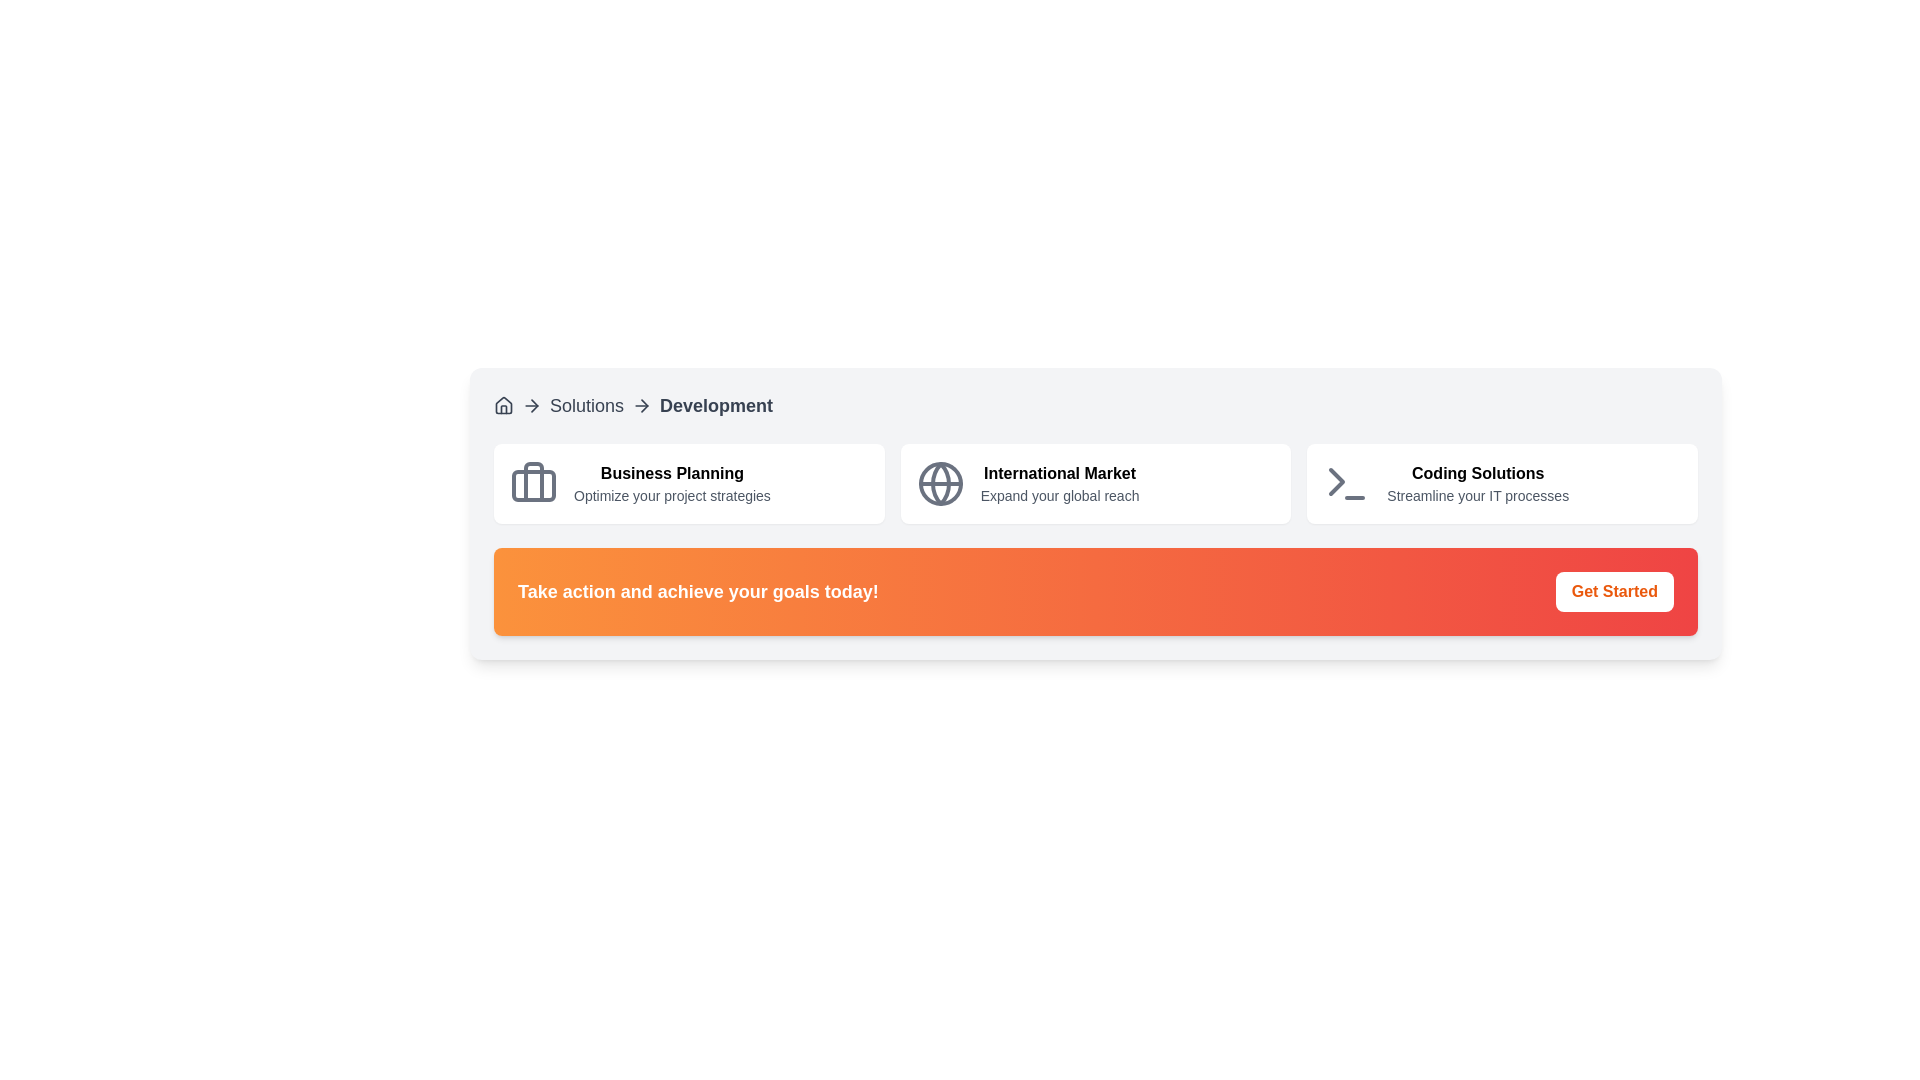 This screenshot has width=1920, height=1080. What do you see at coordinates (533, 483) in the screenshot?
I see `the 'Business Planning' icon, which is located at the leftmost side of the section, above the text 'Business Planning' and 'Optimize your project strategies.'` at bounding box center [533, 483].